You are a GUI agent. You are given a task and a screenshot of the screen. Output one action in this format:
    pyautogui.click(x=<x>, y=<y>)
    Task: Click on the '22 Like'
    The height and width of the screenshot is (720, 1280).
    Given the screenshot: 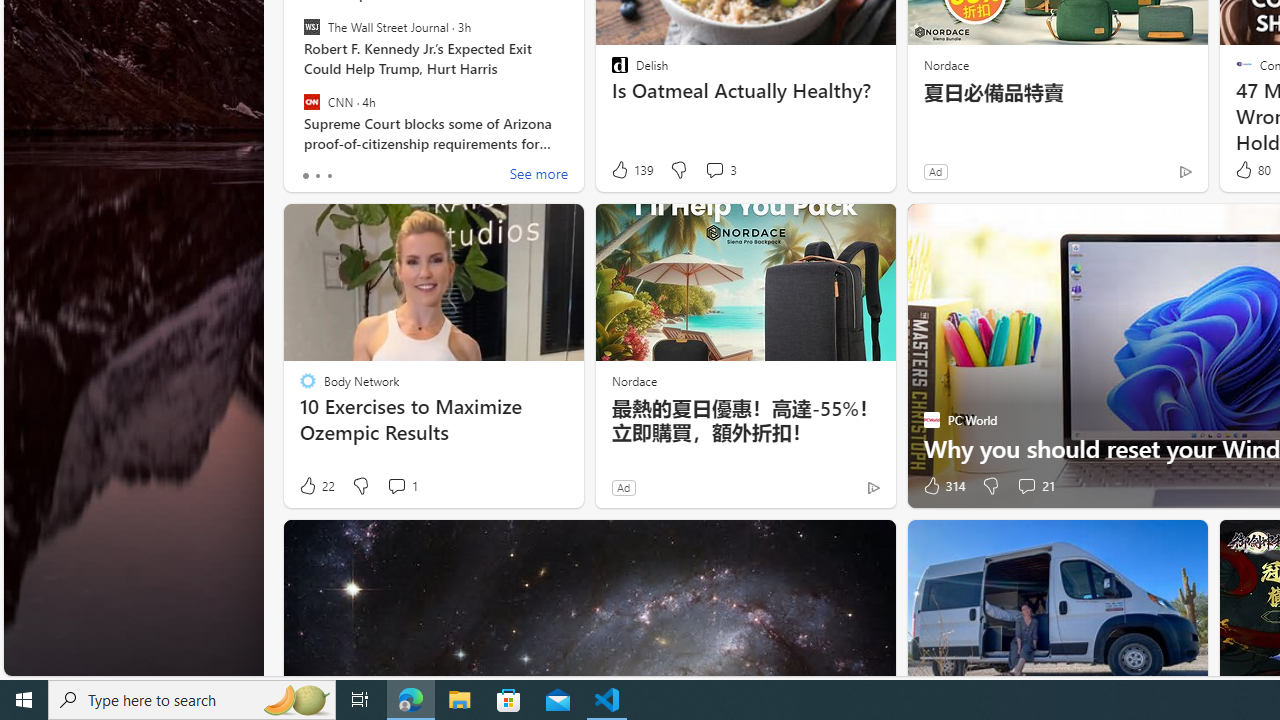 What is the action you would take?
    pyautogui.click(x=315, y=486)
    